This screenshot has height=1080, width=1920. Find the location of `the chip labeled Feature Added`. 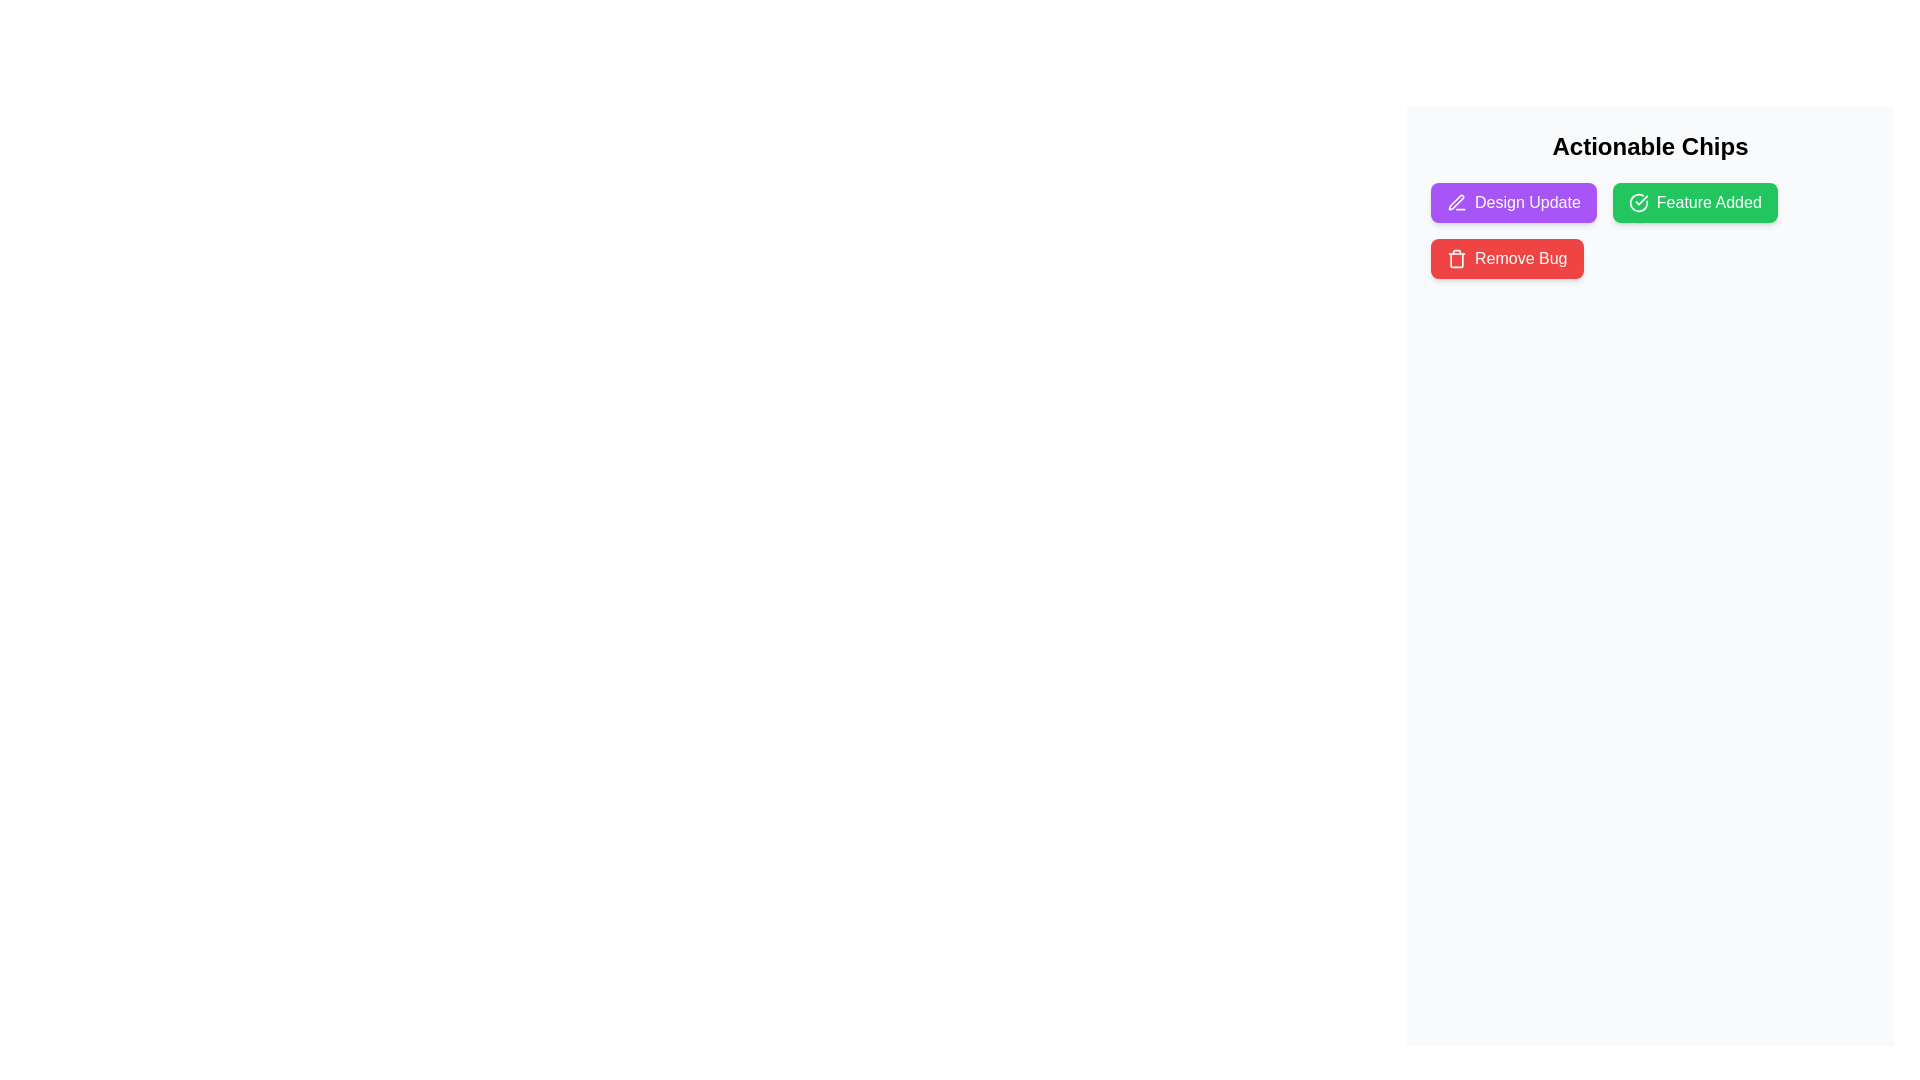

the chip labeled Feature Added is located at coordinates (1694, 203).